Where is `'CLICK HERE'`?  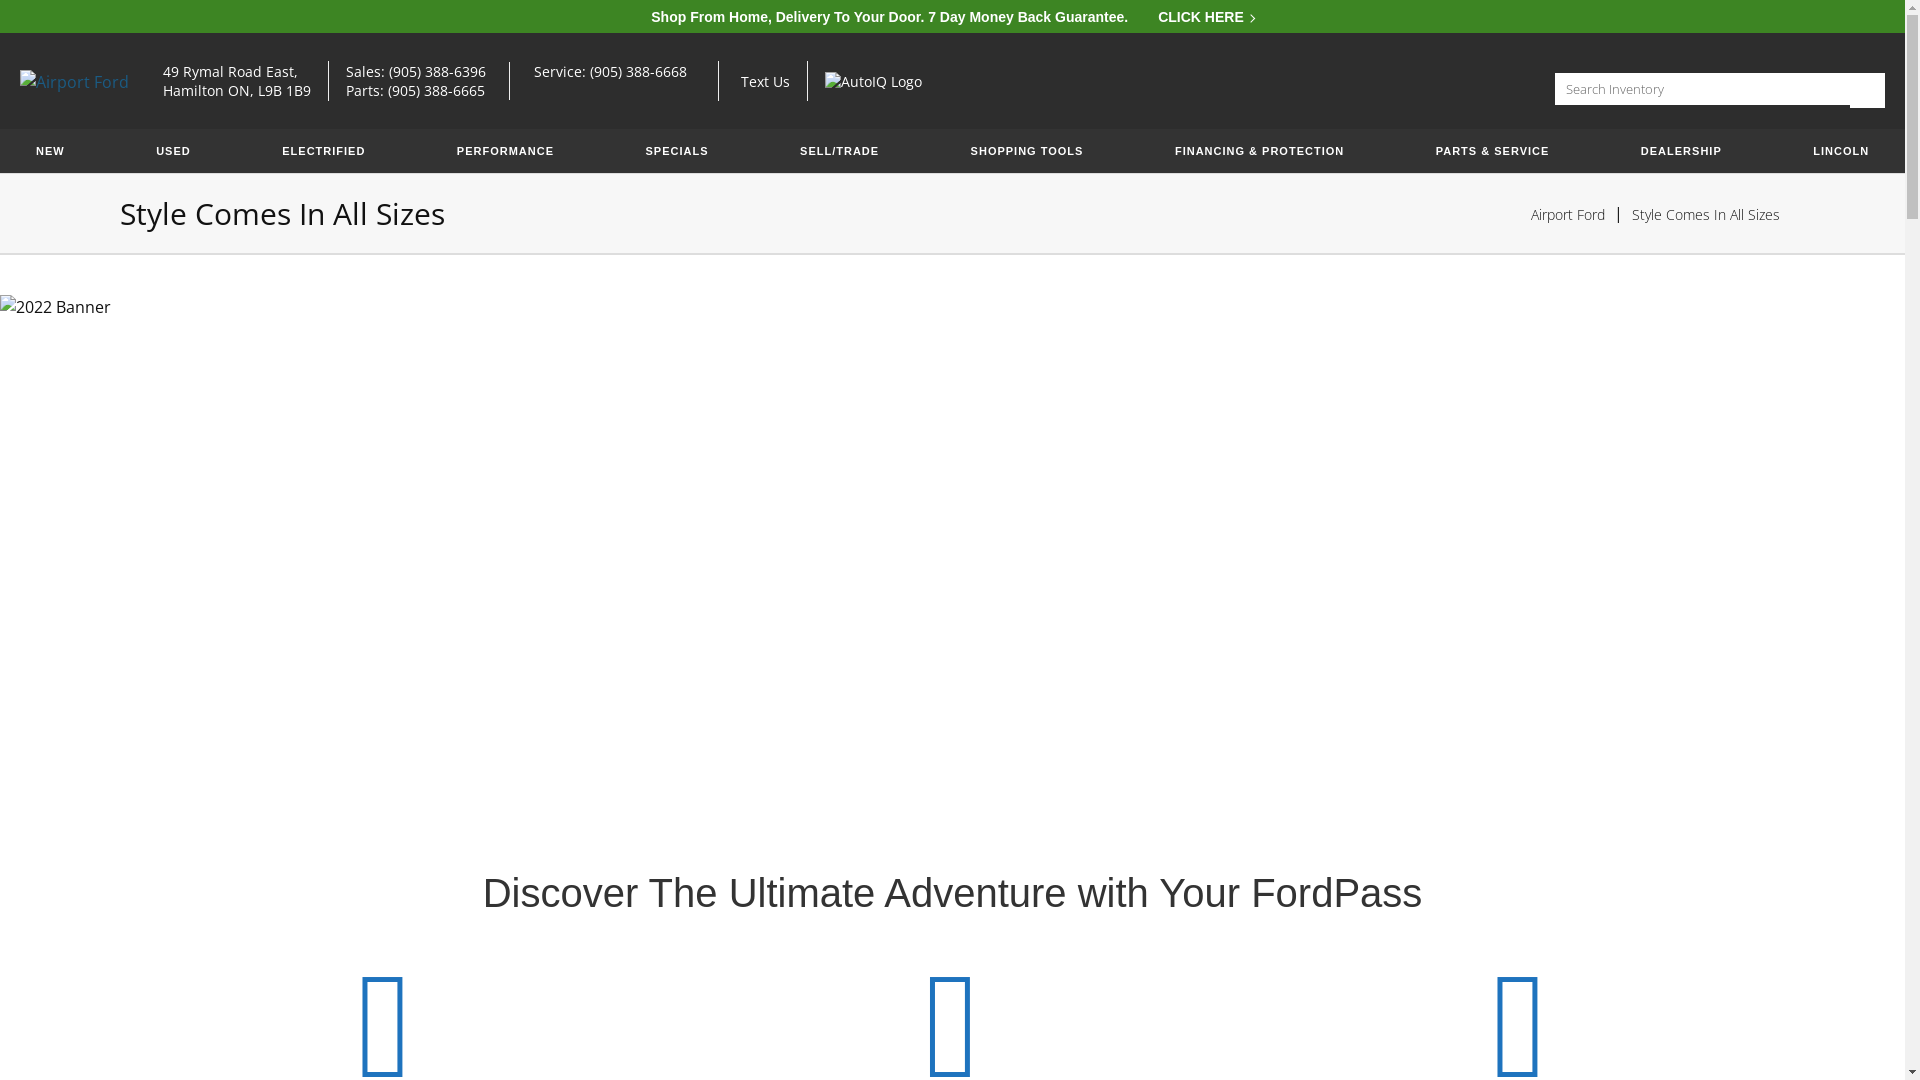
'CLICK HERE' is located at coordinates (1204, 16).